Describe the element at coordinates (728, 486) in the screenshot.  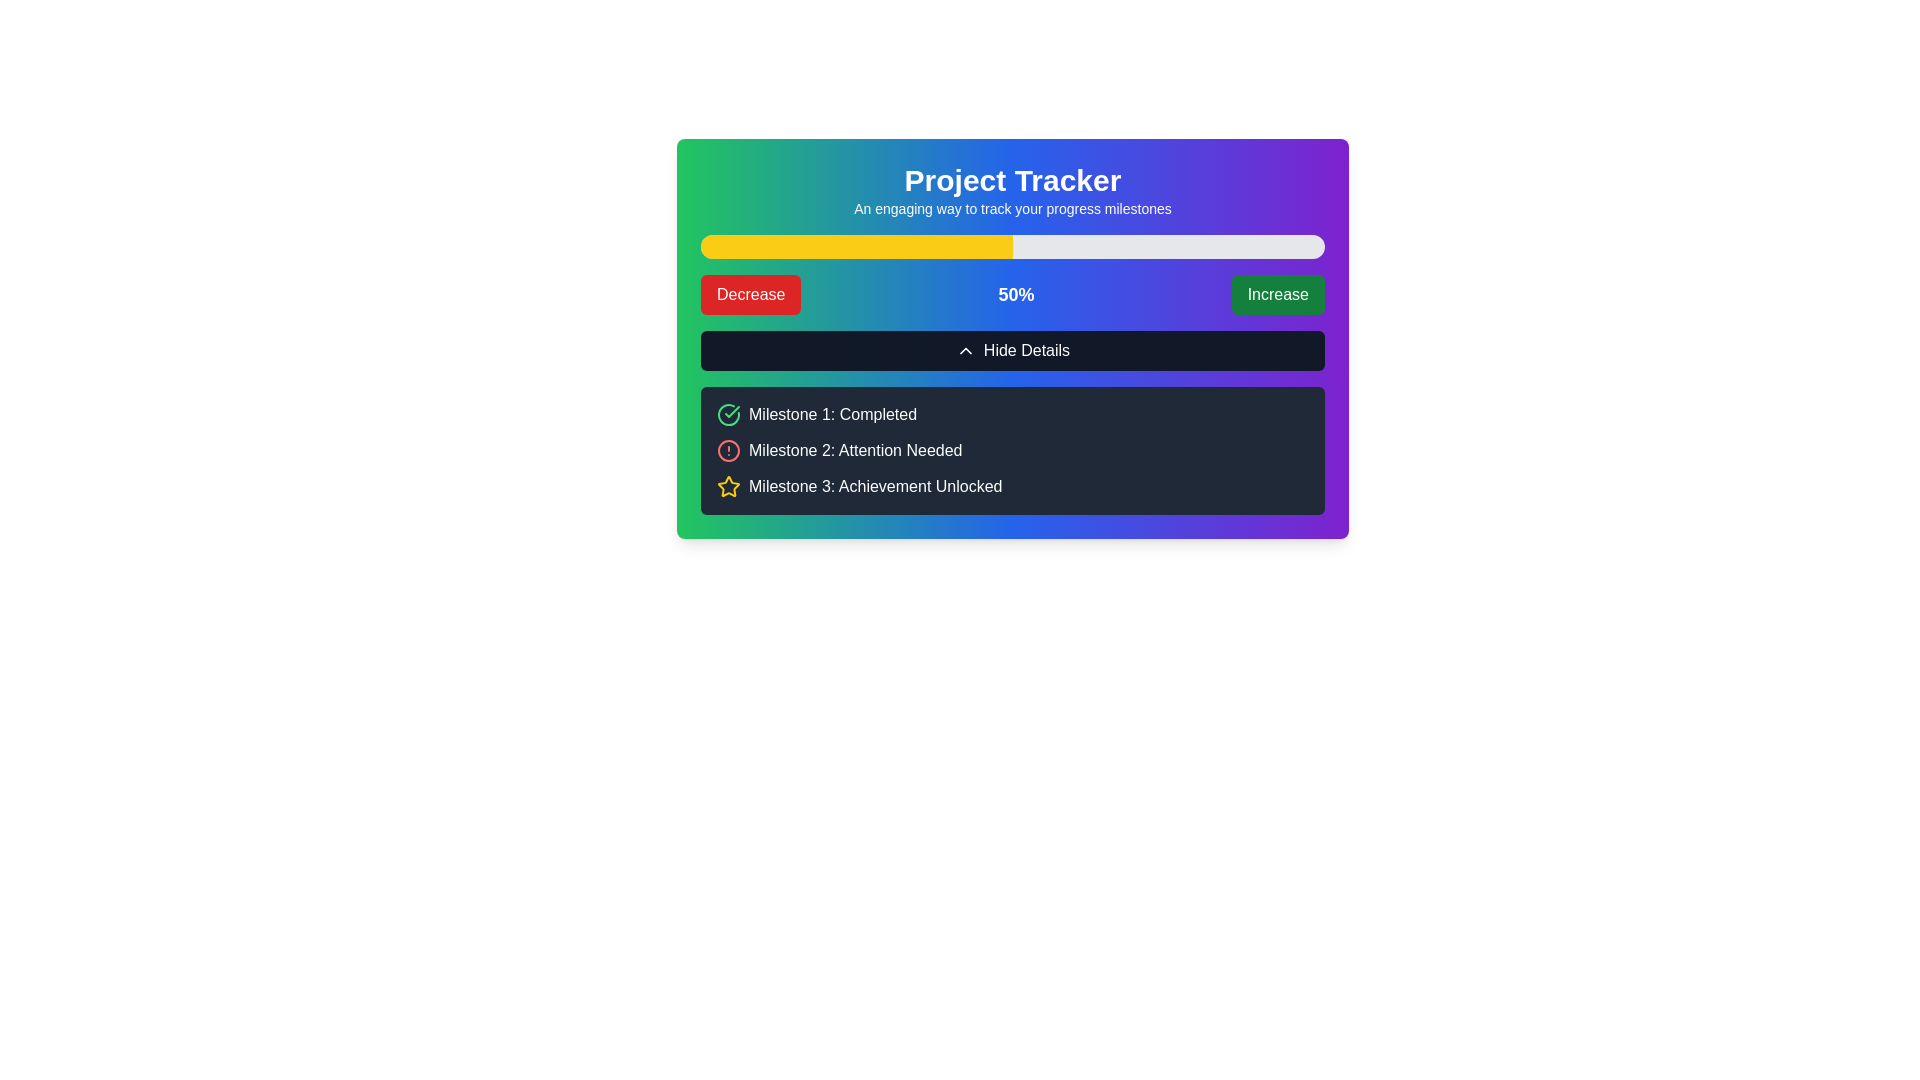
I see `the icon that visually emphasizes the achievement status of 'Milestone 3: Achievement Unlocked', located as the first item in the horizontal row within the milestones list` at that location.